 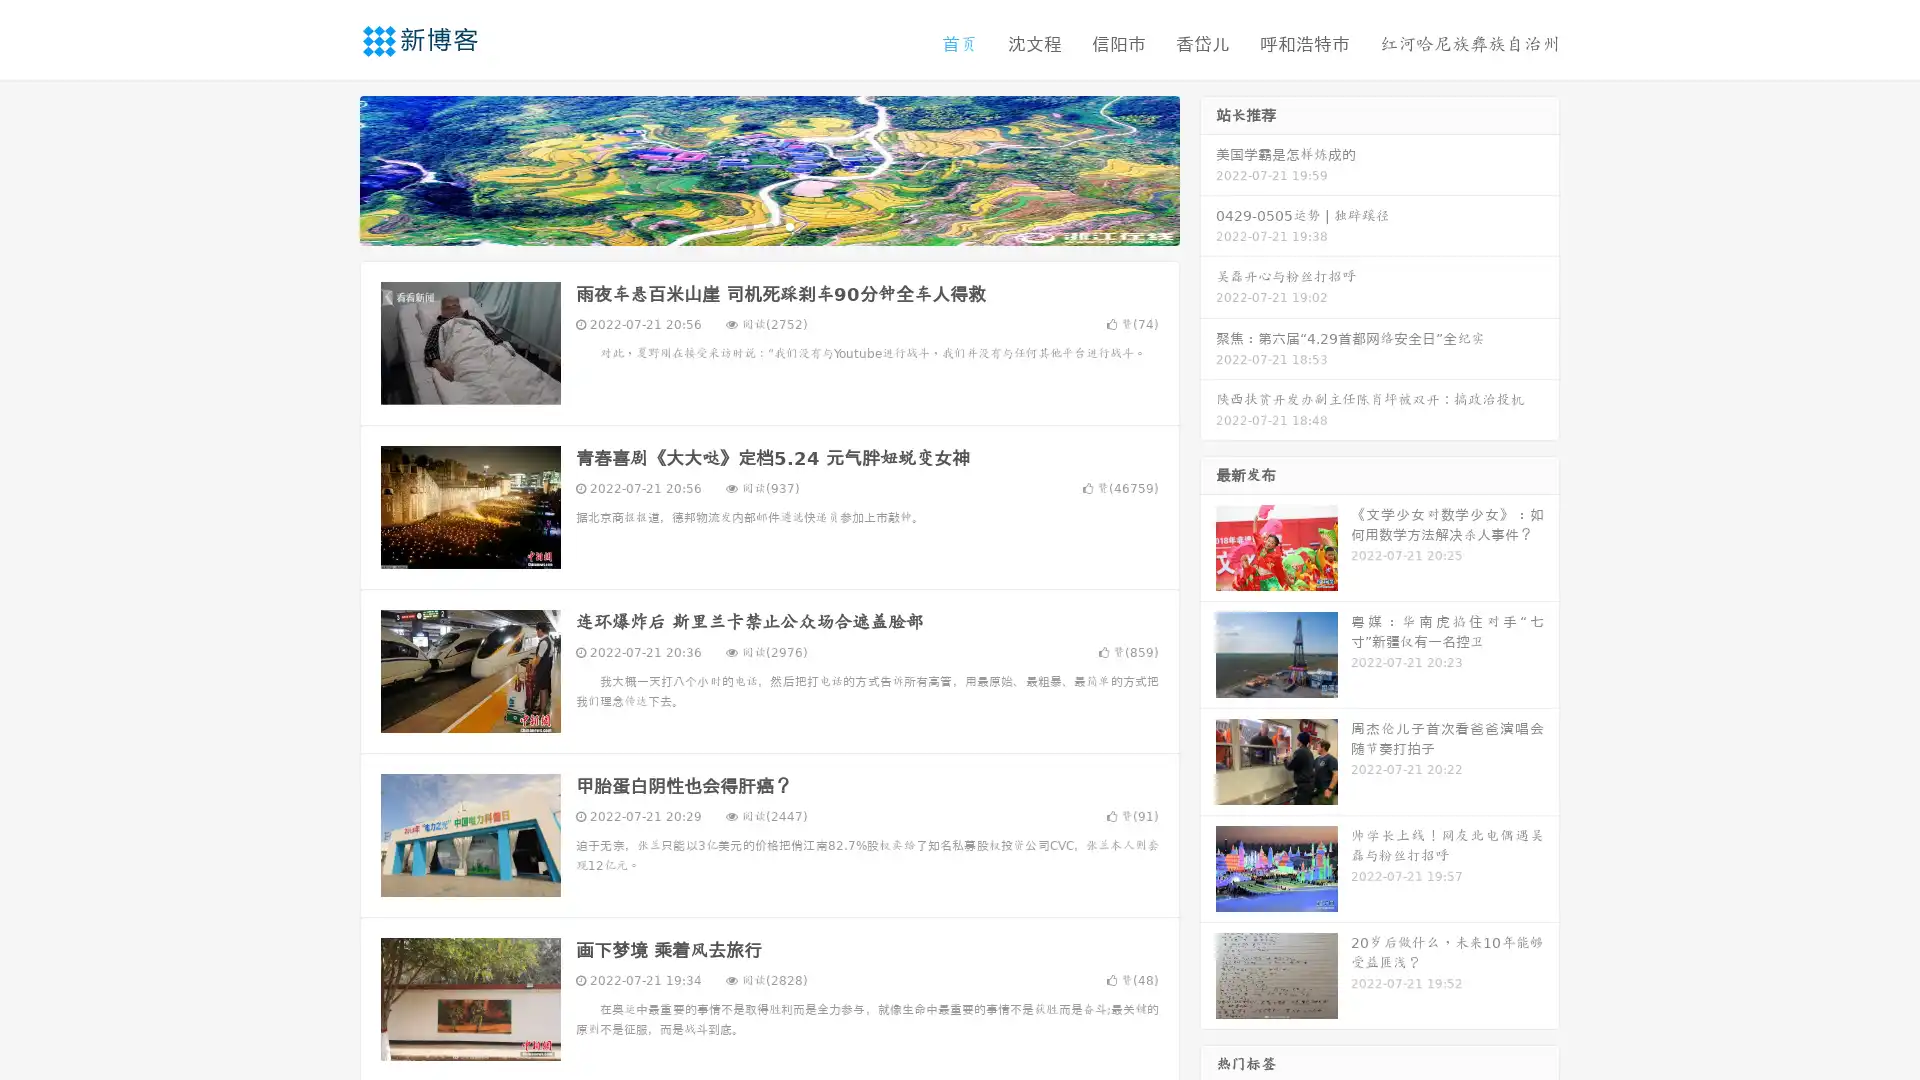 What do you see at coordinates (768, 225) in the screenshot?
I see `Go to slide 2` at bounding box center [768, 225].